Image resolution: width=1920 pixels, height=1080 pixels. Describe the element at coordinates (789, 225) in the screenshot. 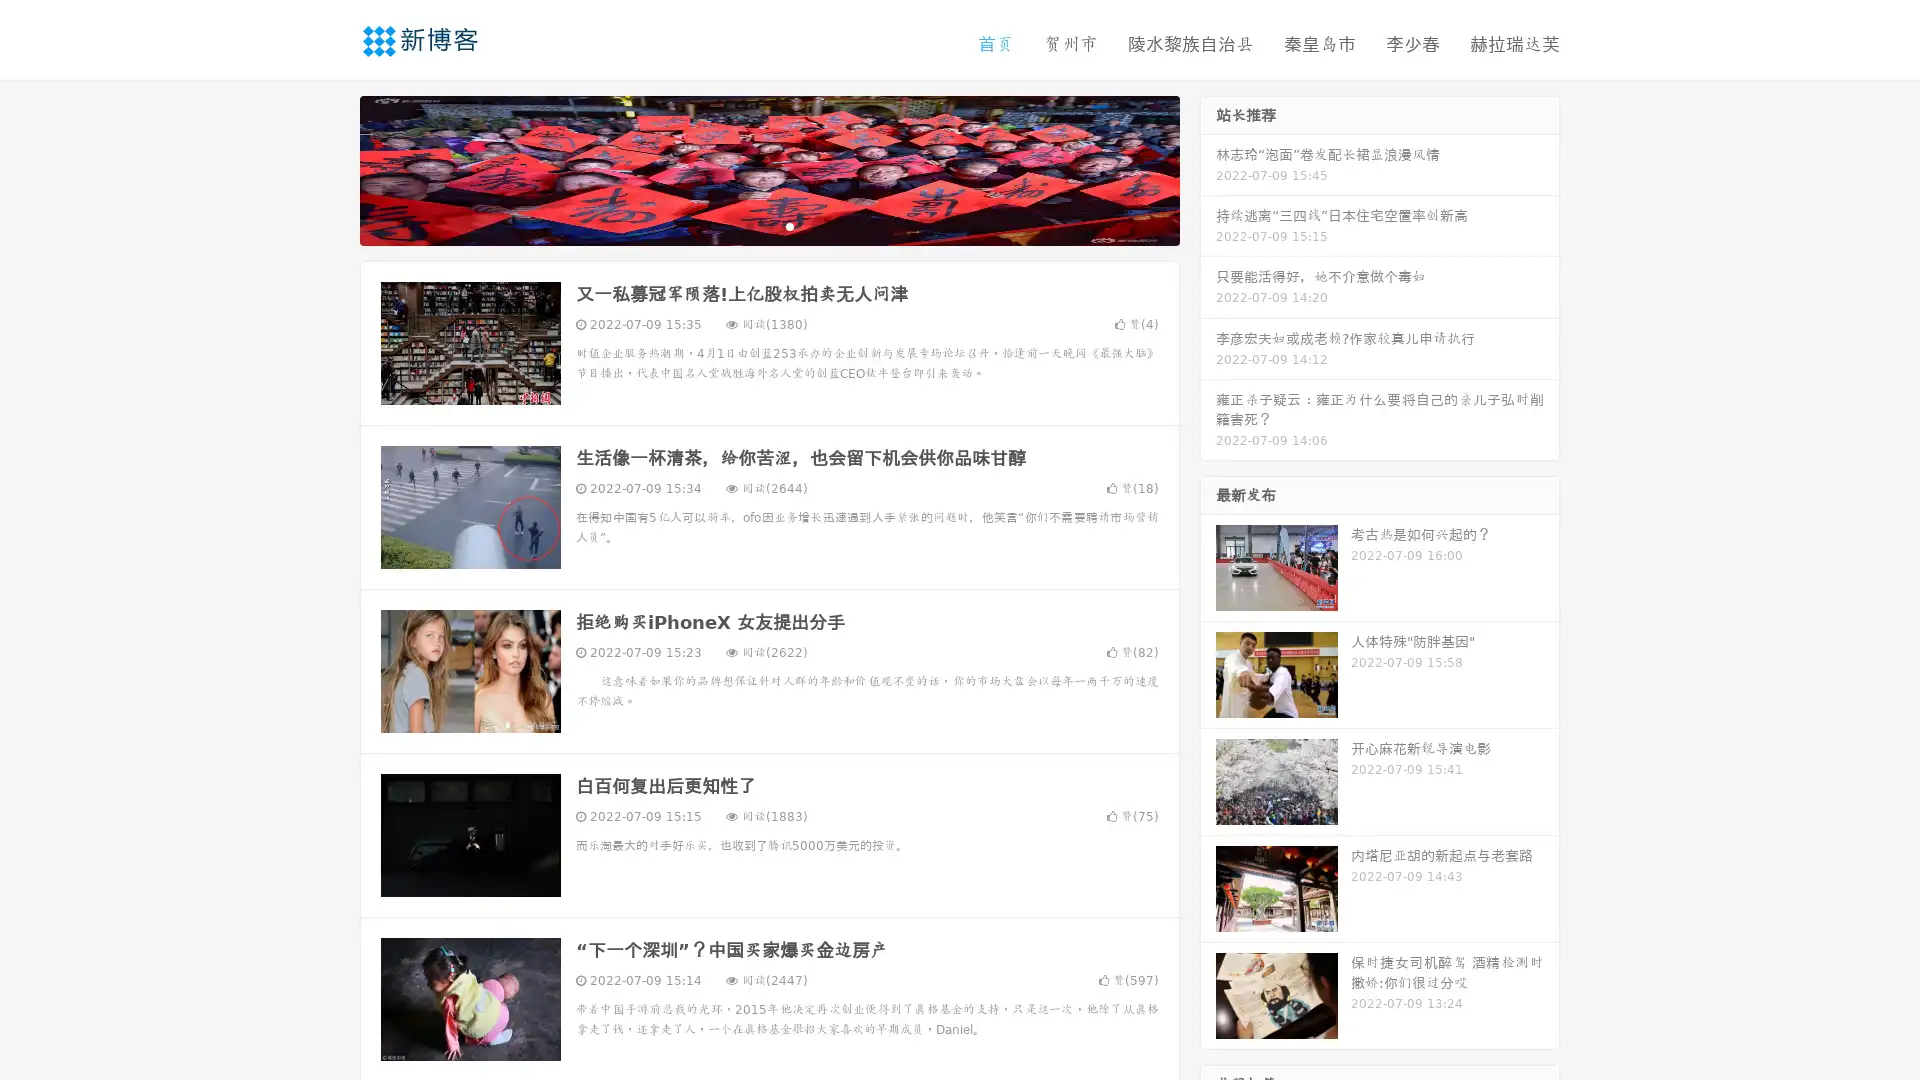

I see `Go to slide 3` at that location.